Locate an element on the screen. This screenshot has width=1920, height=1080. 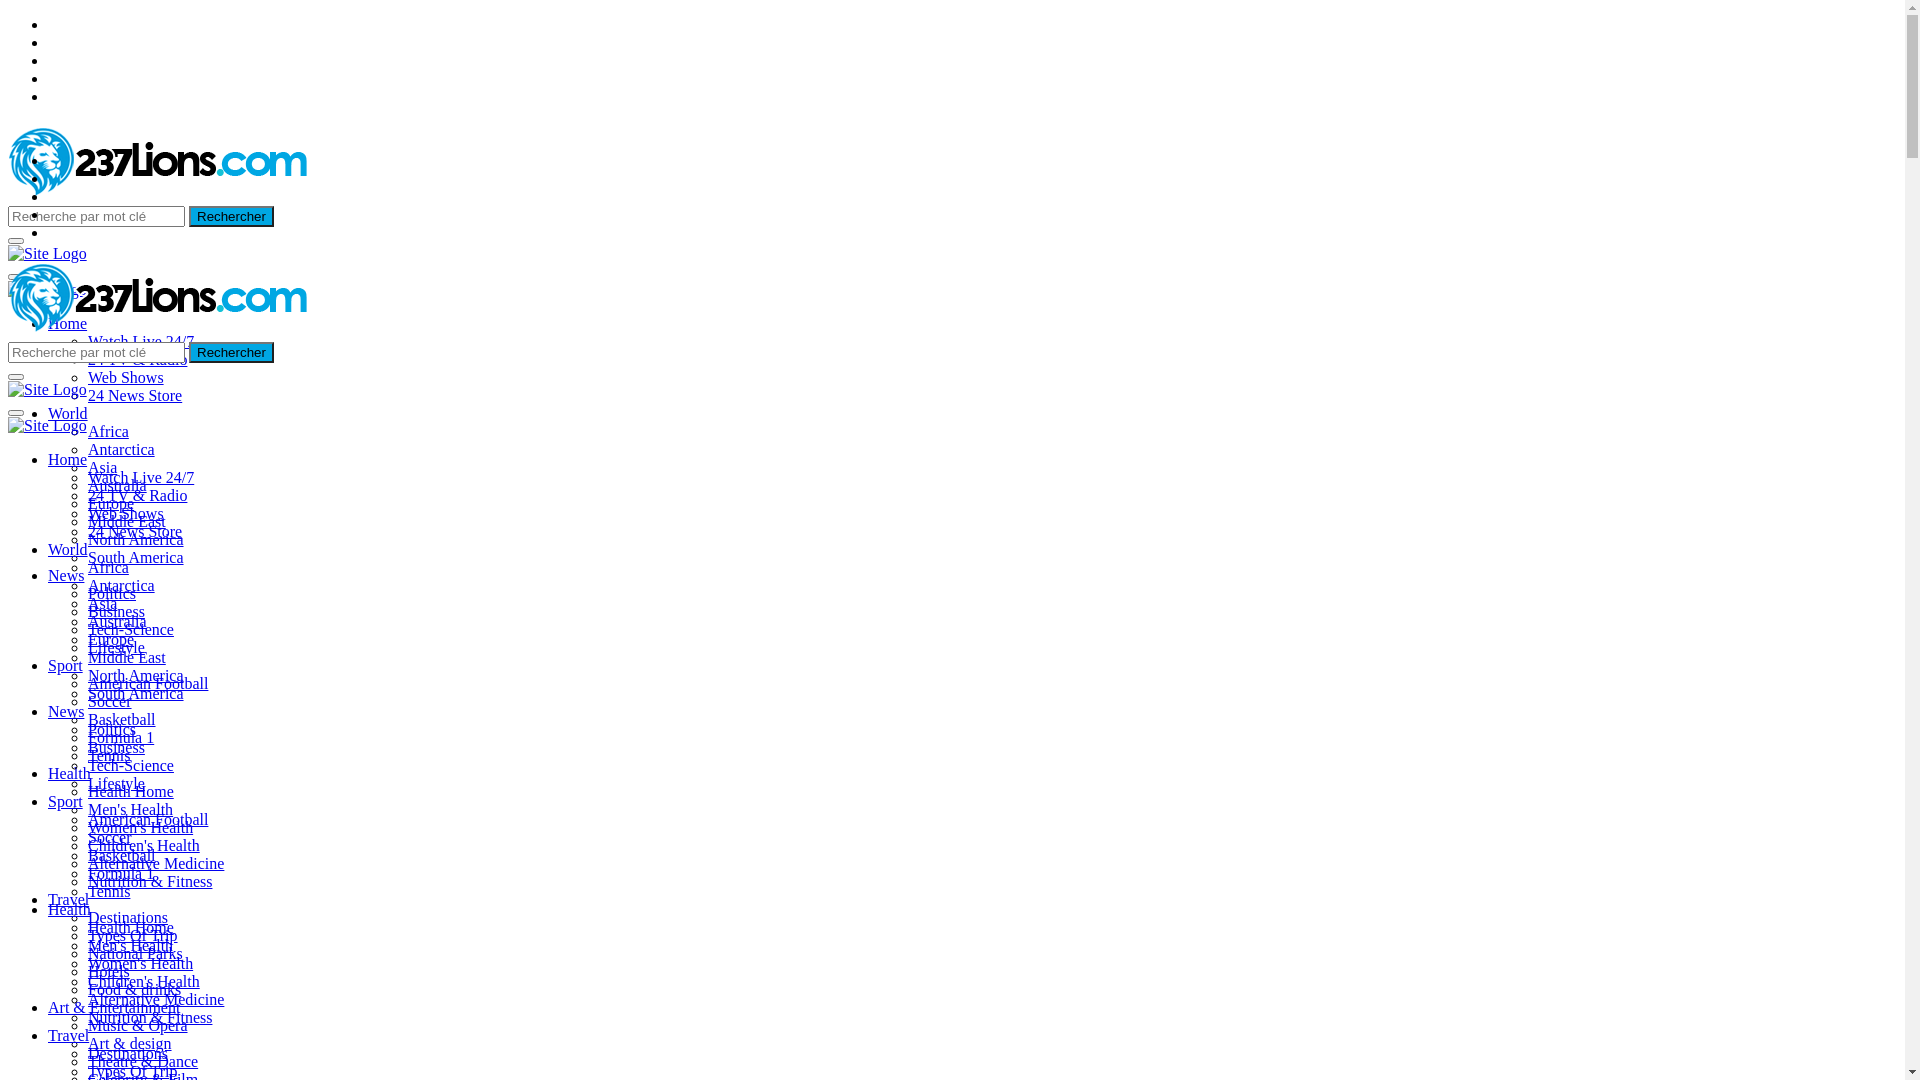
'North America' is located at coordinates (86, 675).